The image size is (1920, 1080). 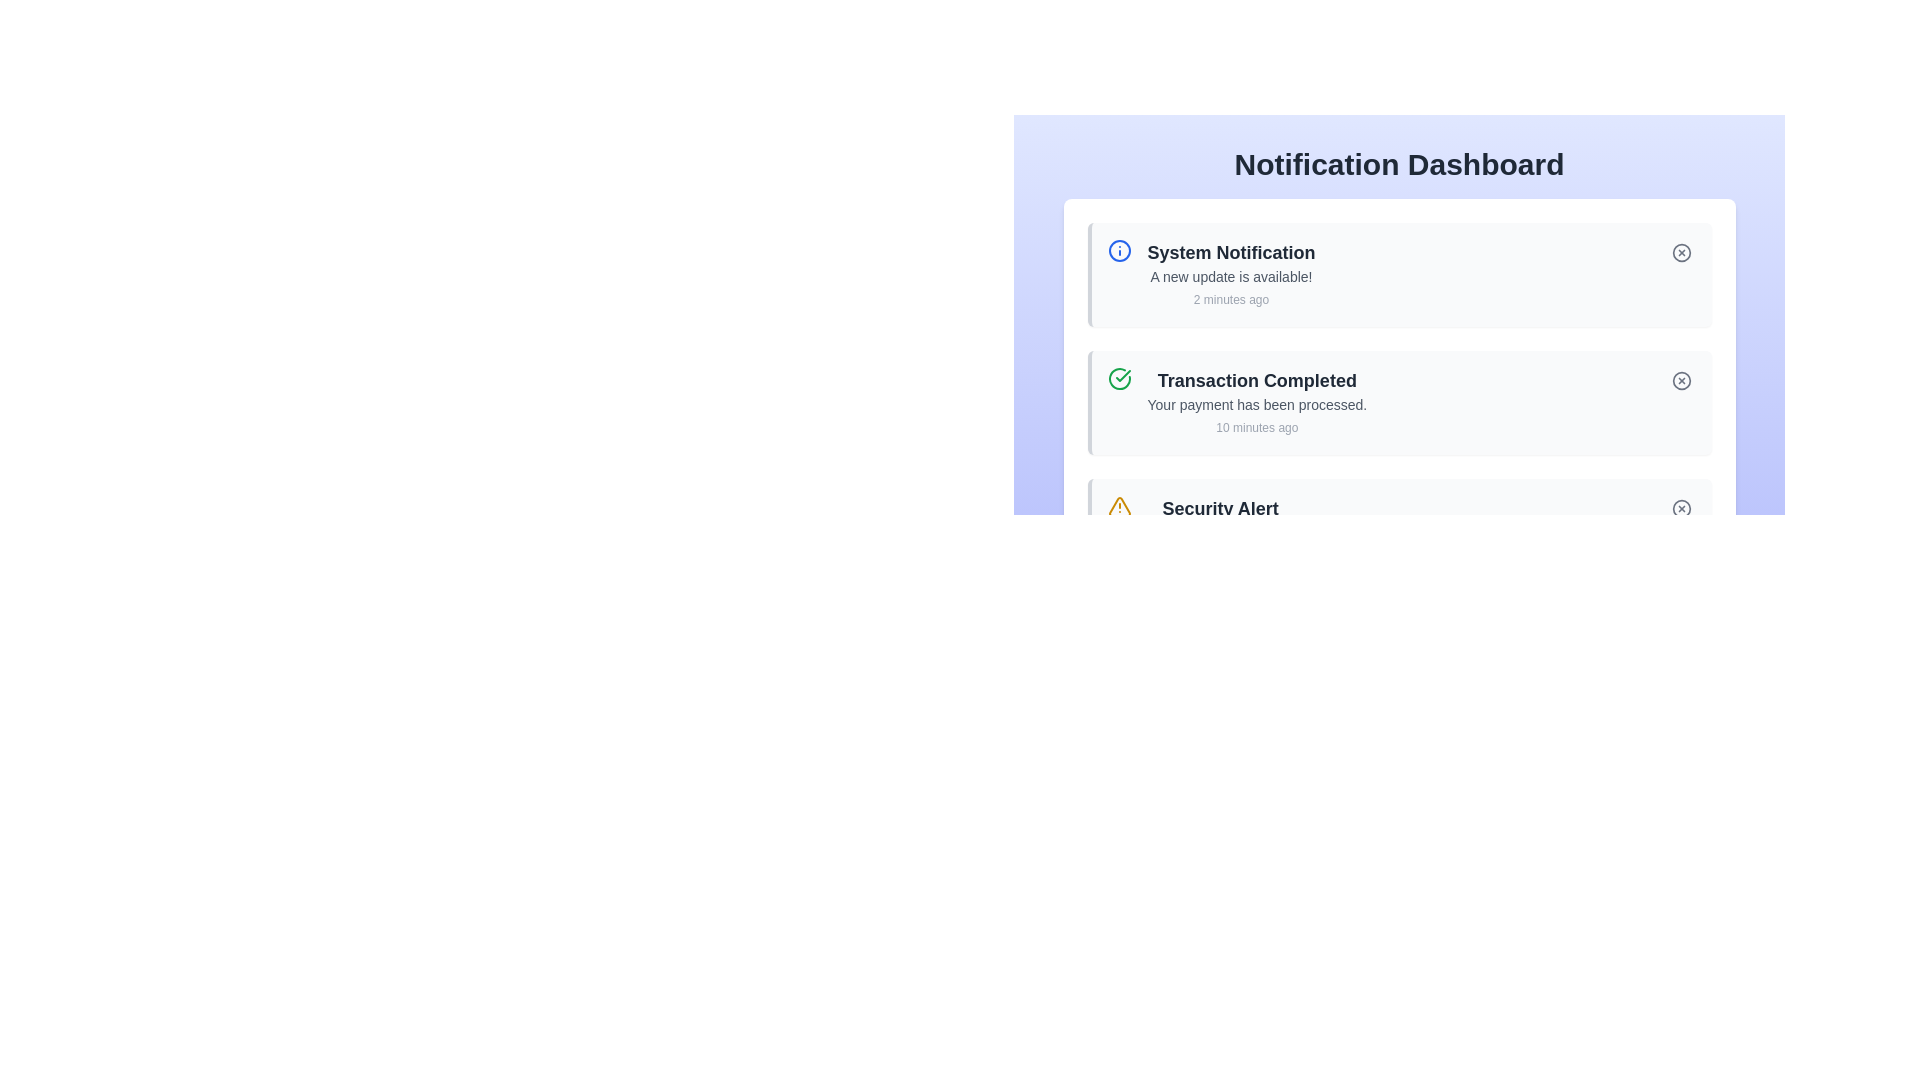 What do you see at coordinates (1123, 375) in the screenshot?
I see `the checkmark icon indicating a completed status in the 'Notification Dashboard', which is part of a green-themed SVG image and is located to the left of the 'Transaction Completed' text` at bounding box center [1123, 375].